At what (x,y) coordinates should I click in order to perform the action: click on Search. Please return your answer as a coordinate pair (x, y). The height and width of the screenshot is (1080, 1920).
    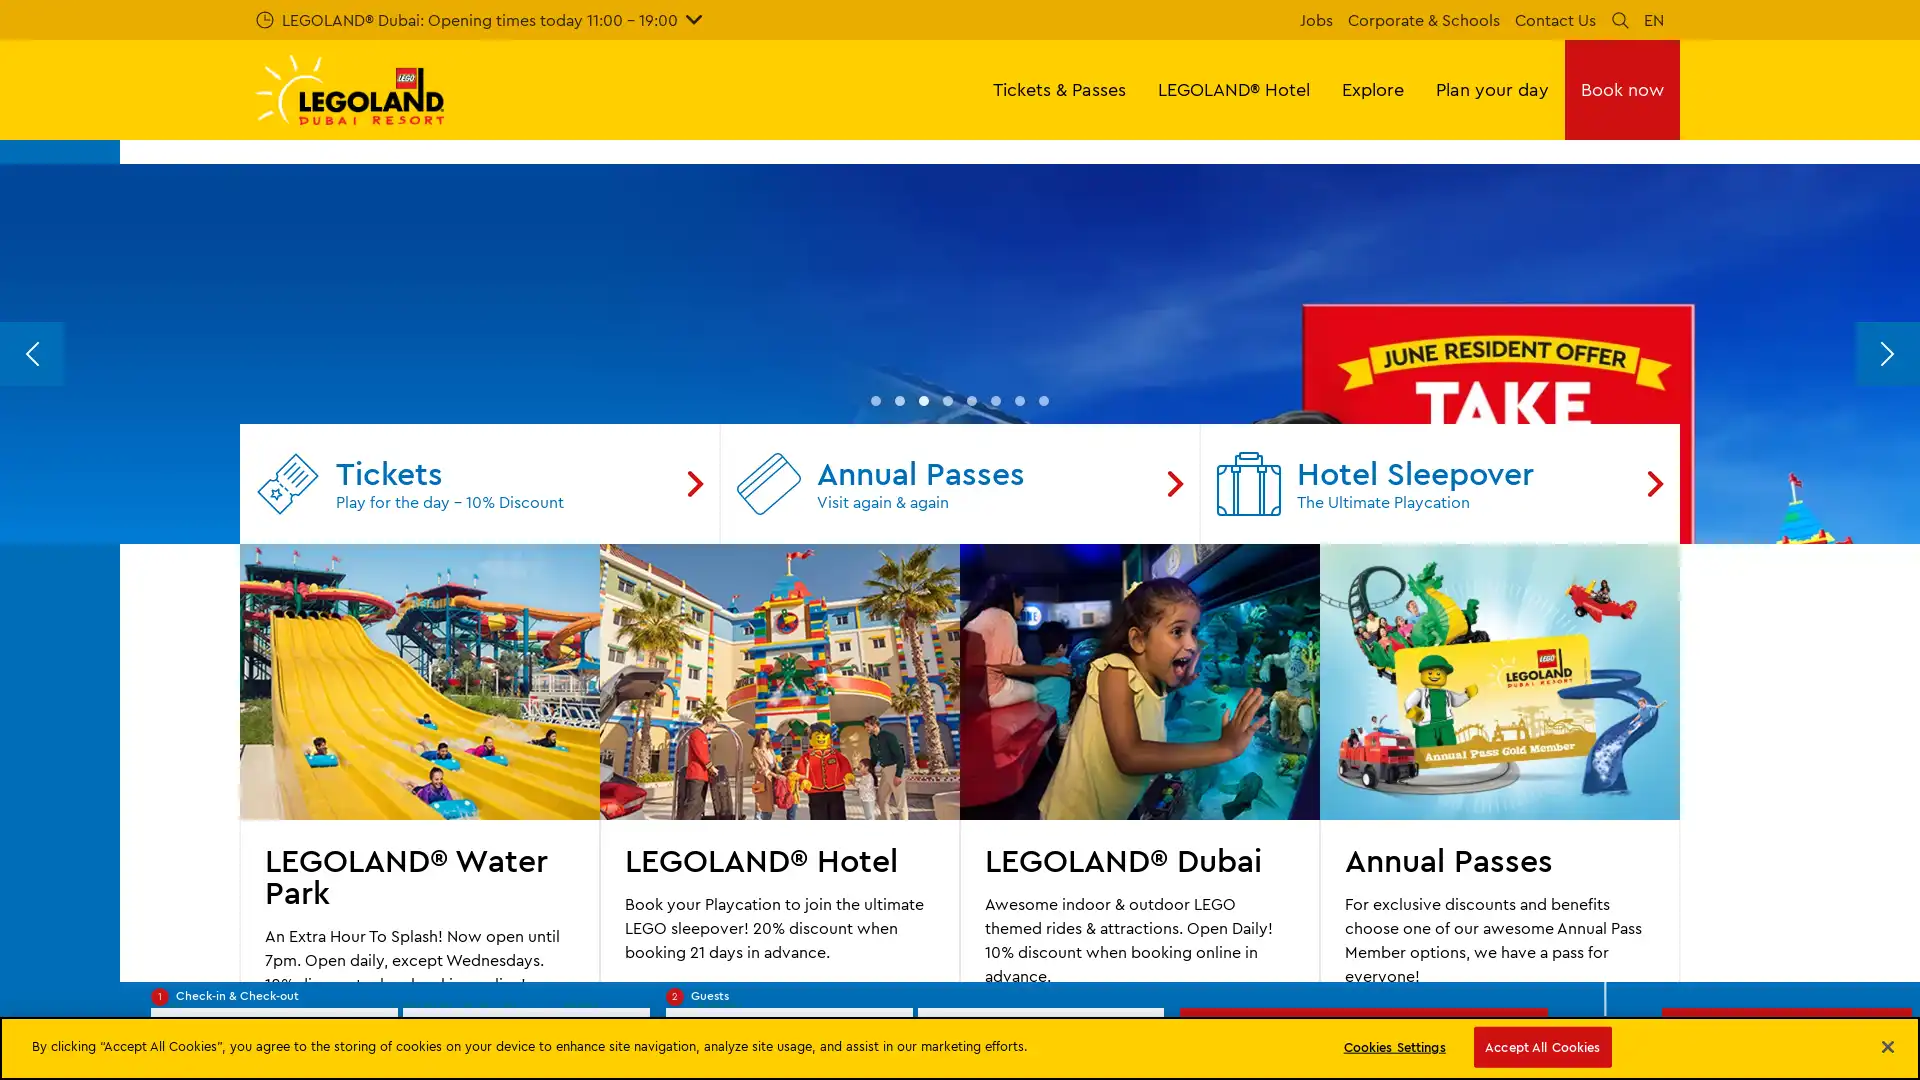
    Looking at the image, I should click on (1362, 1037).